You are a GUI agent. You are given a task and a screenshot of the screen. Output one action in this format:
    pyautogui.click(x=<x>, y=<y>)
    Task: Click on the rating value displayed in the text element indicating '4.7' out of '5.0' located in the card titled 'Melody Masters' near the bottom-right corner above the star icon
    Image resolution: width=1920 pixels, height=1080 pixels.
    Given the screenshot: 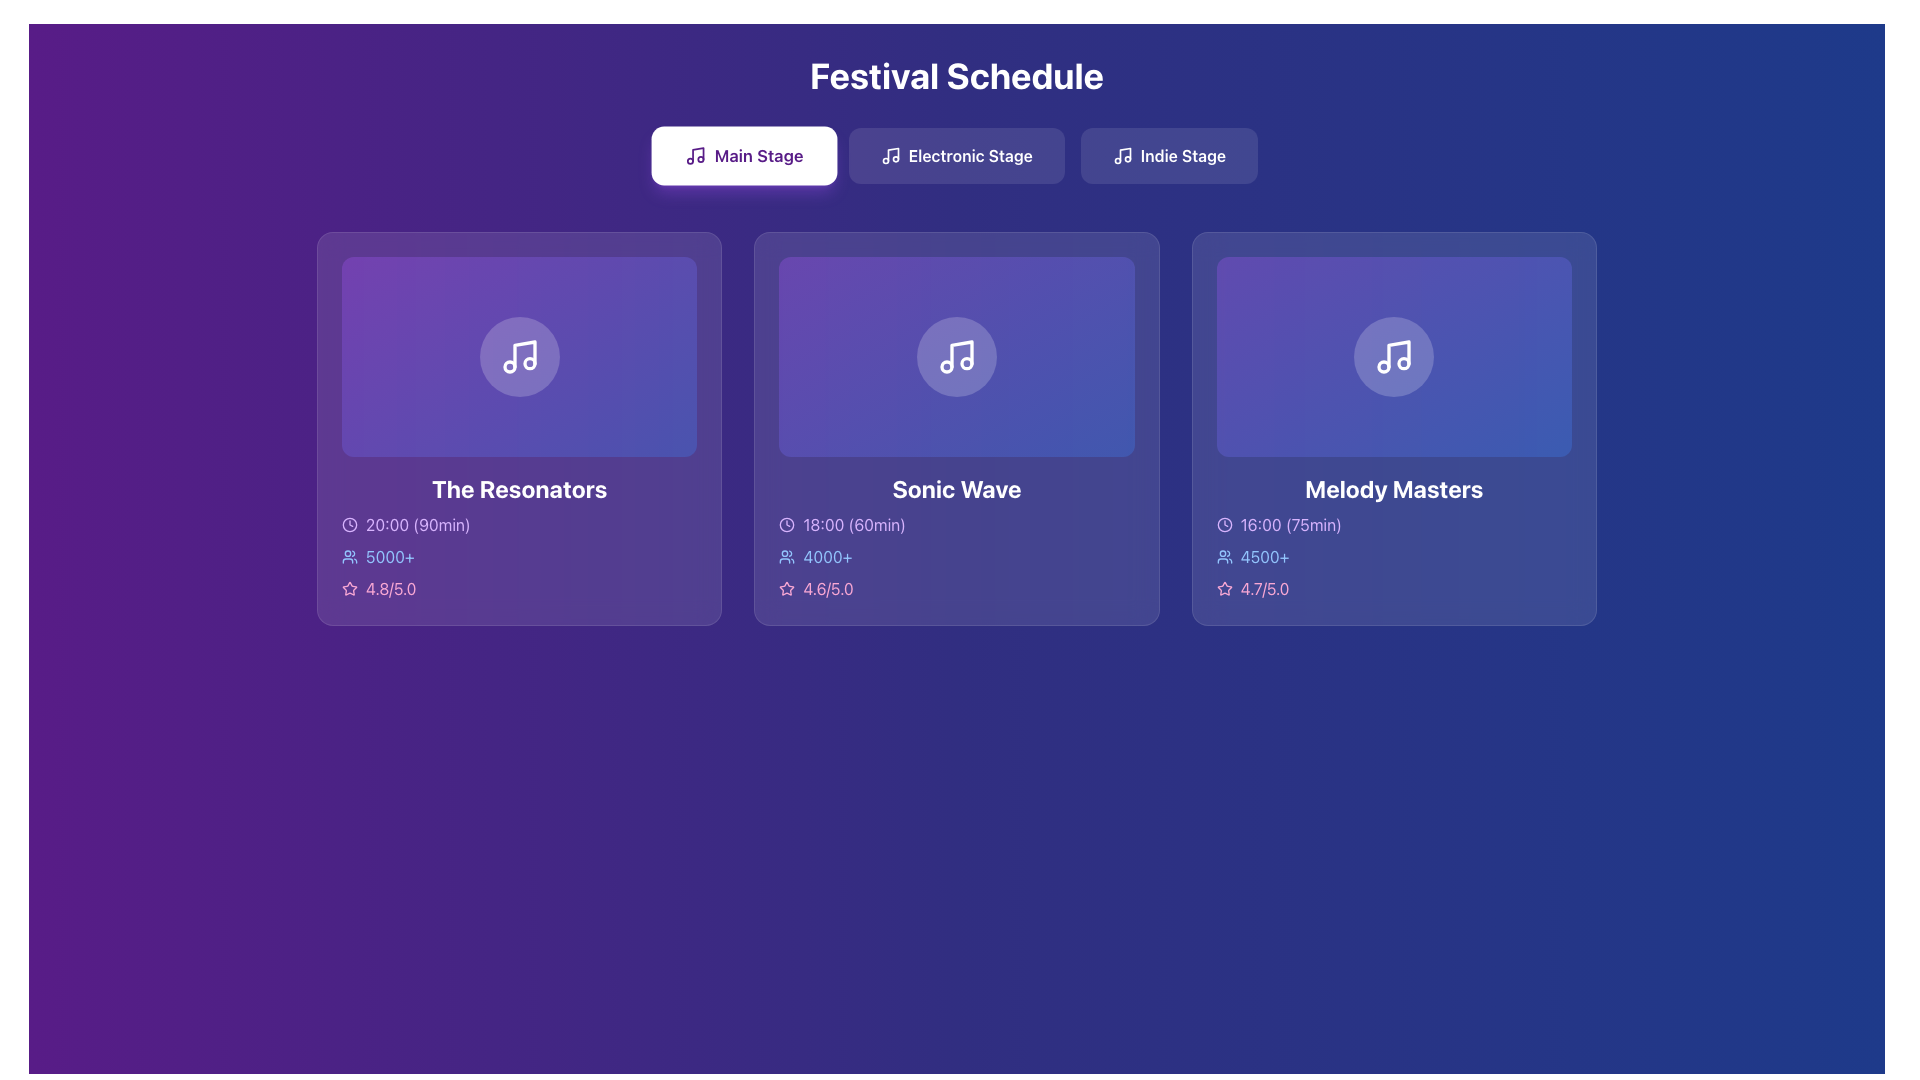 What is the action you would take?
    pyautogui.click(x=1264, y=587)
    